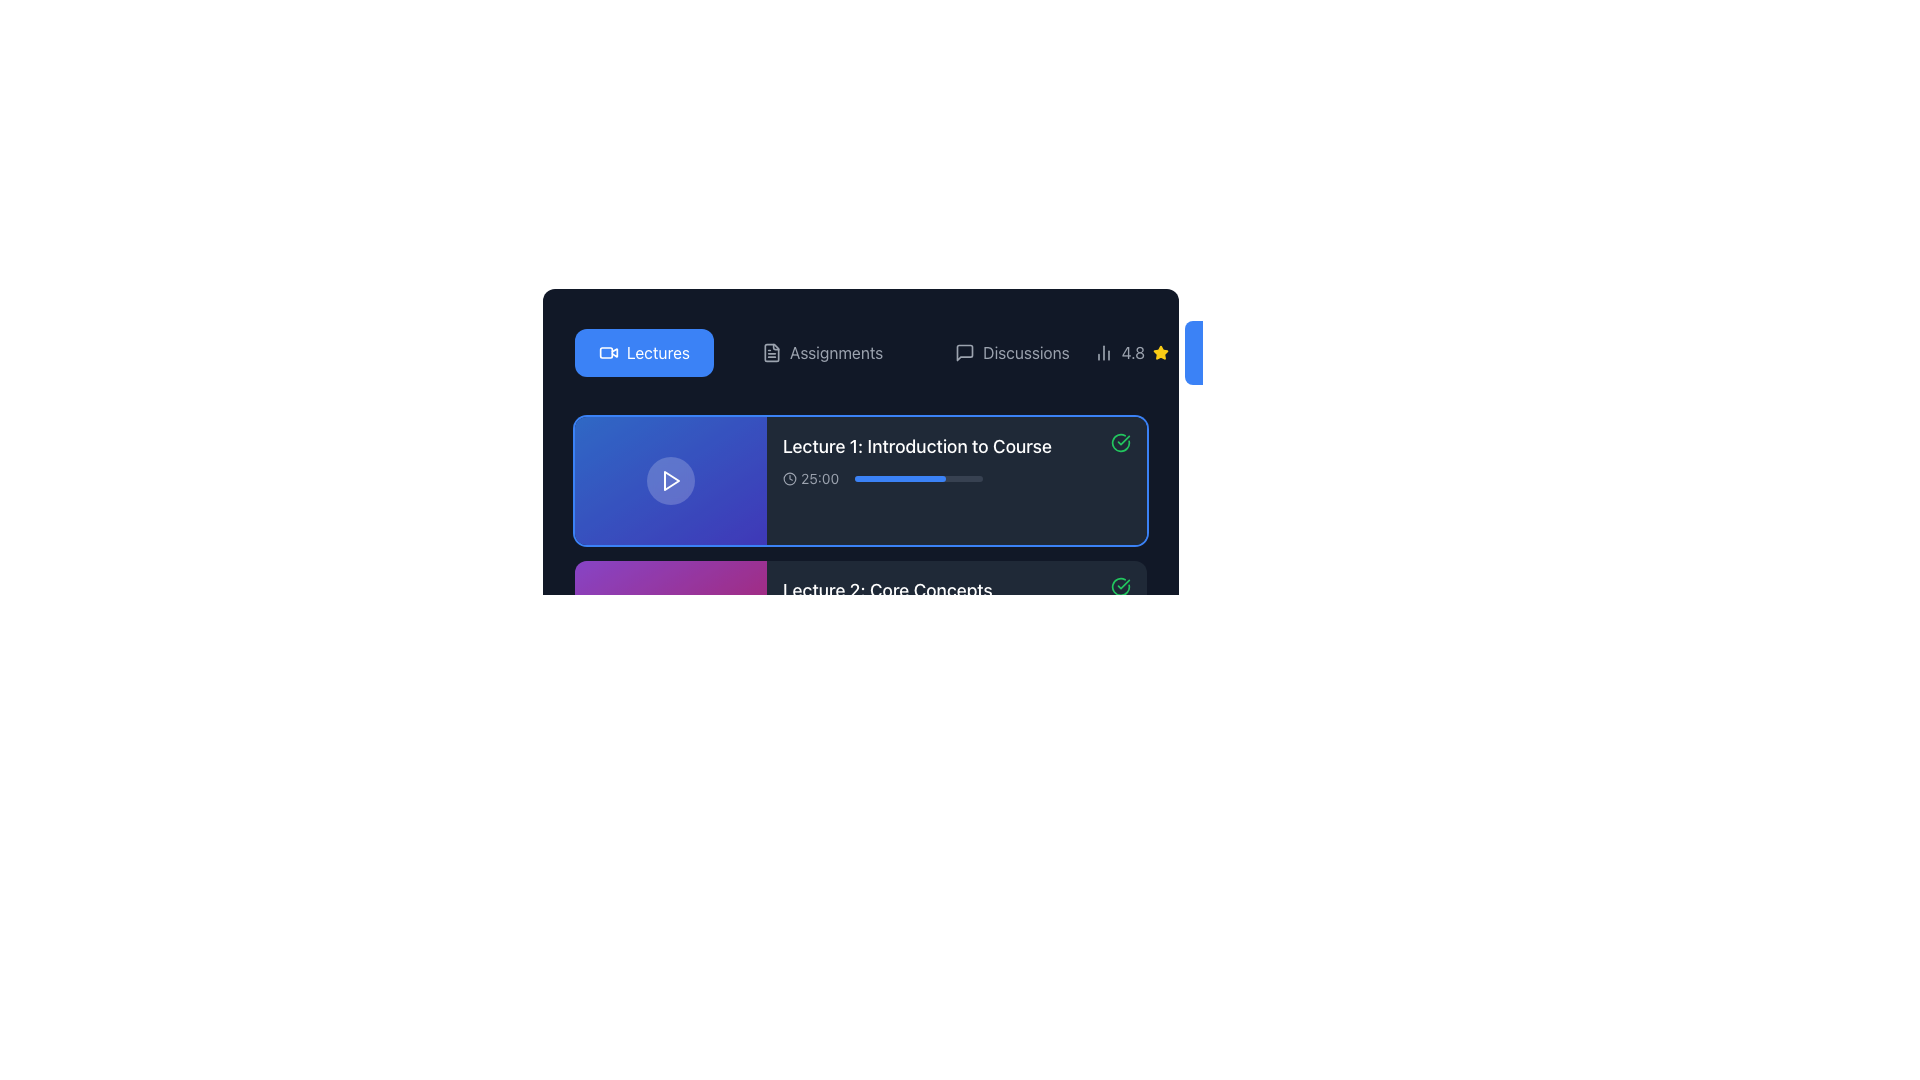 This screenshot has width=1920, height=1080. Describe the element at coordinates (1026, 352) in the screenshot. I see `the text label located in the top navigation bar, to the right of 'Assignments' and following a speech bubble icon` at that location.